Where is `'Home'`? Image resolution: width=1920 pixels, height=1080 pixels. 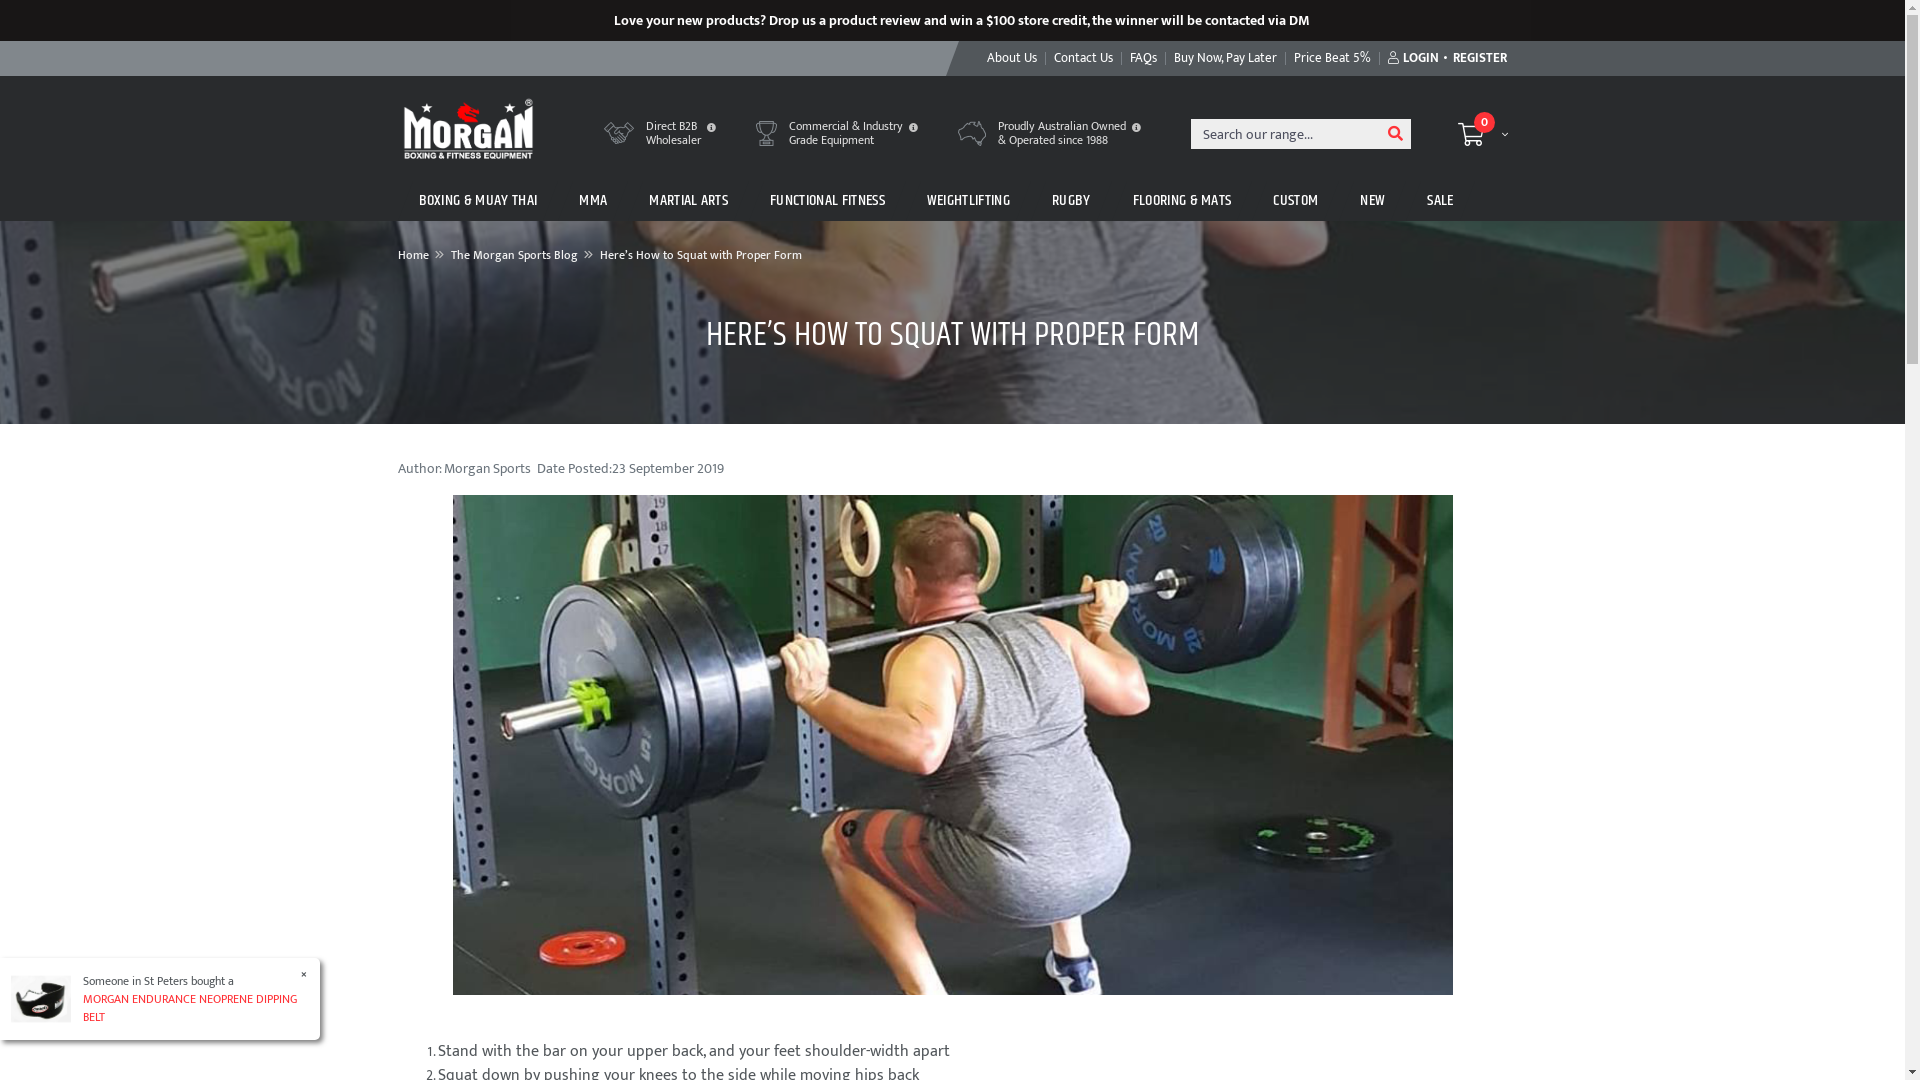
'Home' is located at coordinates (412, 253).